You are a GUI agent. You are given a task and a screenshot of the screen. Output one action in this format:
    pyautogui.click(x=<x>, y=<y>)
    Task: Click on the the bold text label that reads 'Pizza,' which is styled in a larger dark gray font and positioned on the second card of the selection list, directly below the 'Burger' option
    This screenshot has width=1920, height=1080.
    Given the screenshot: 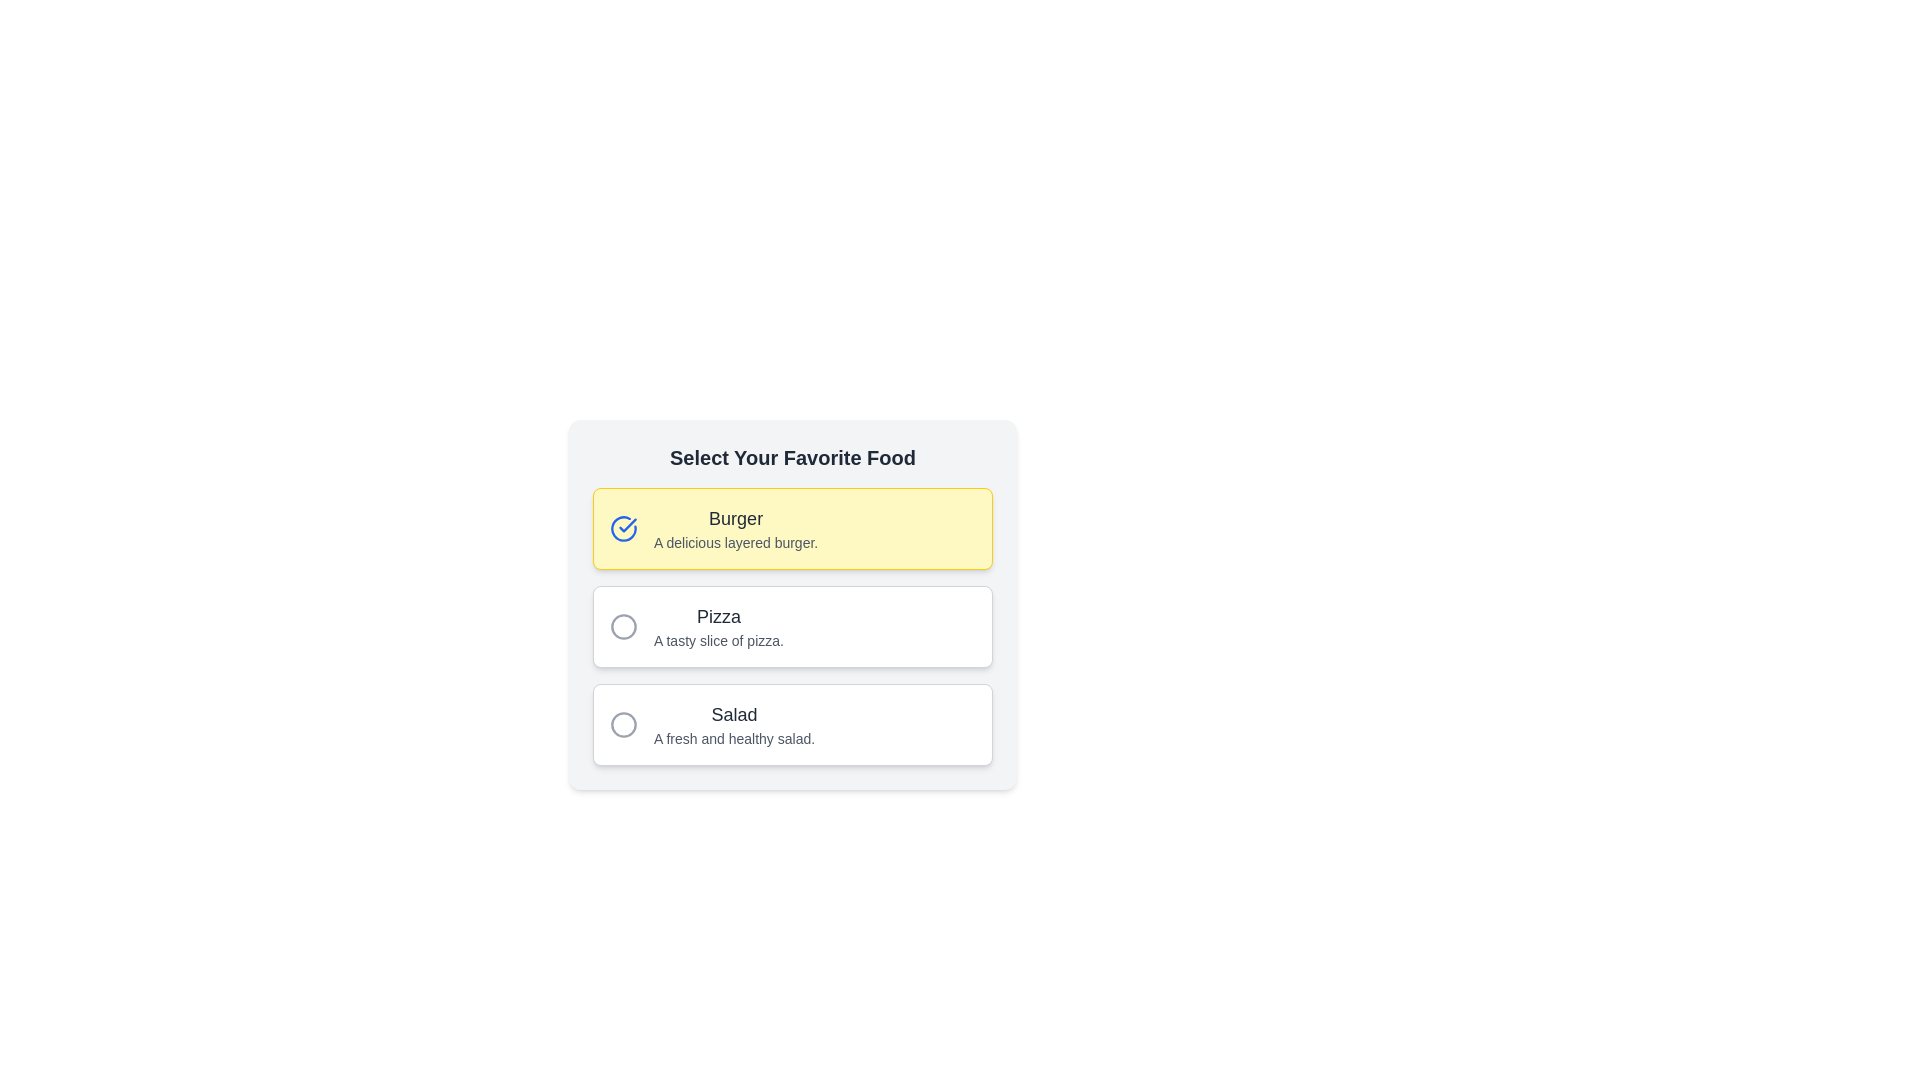 What is the action you would take?
    pyautogui.click(x=719, y=616)
    